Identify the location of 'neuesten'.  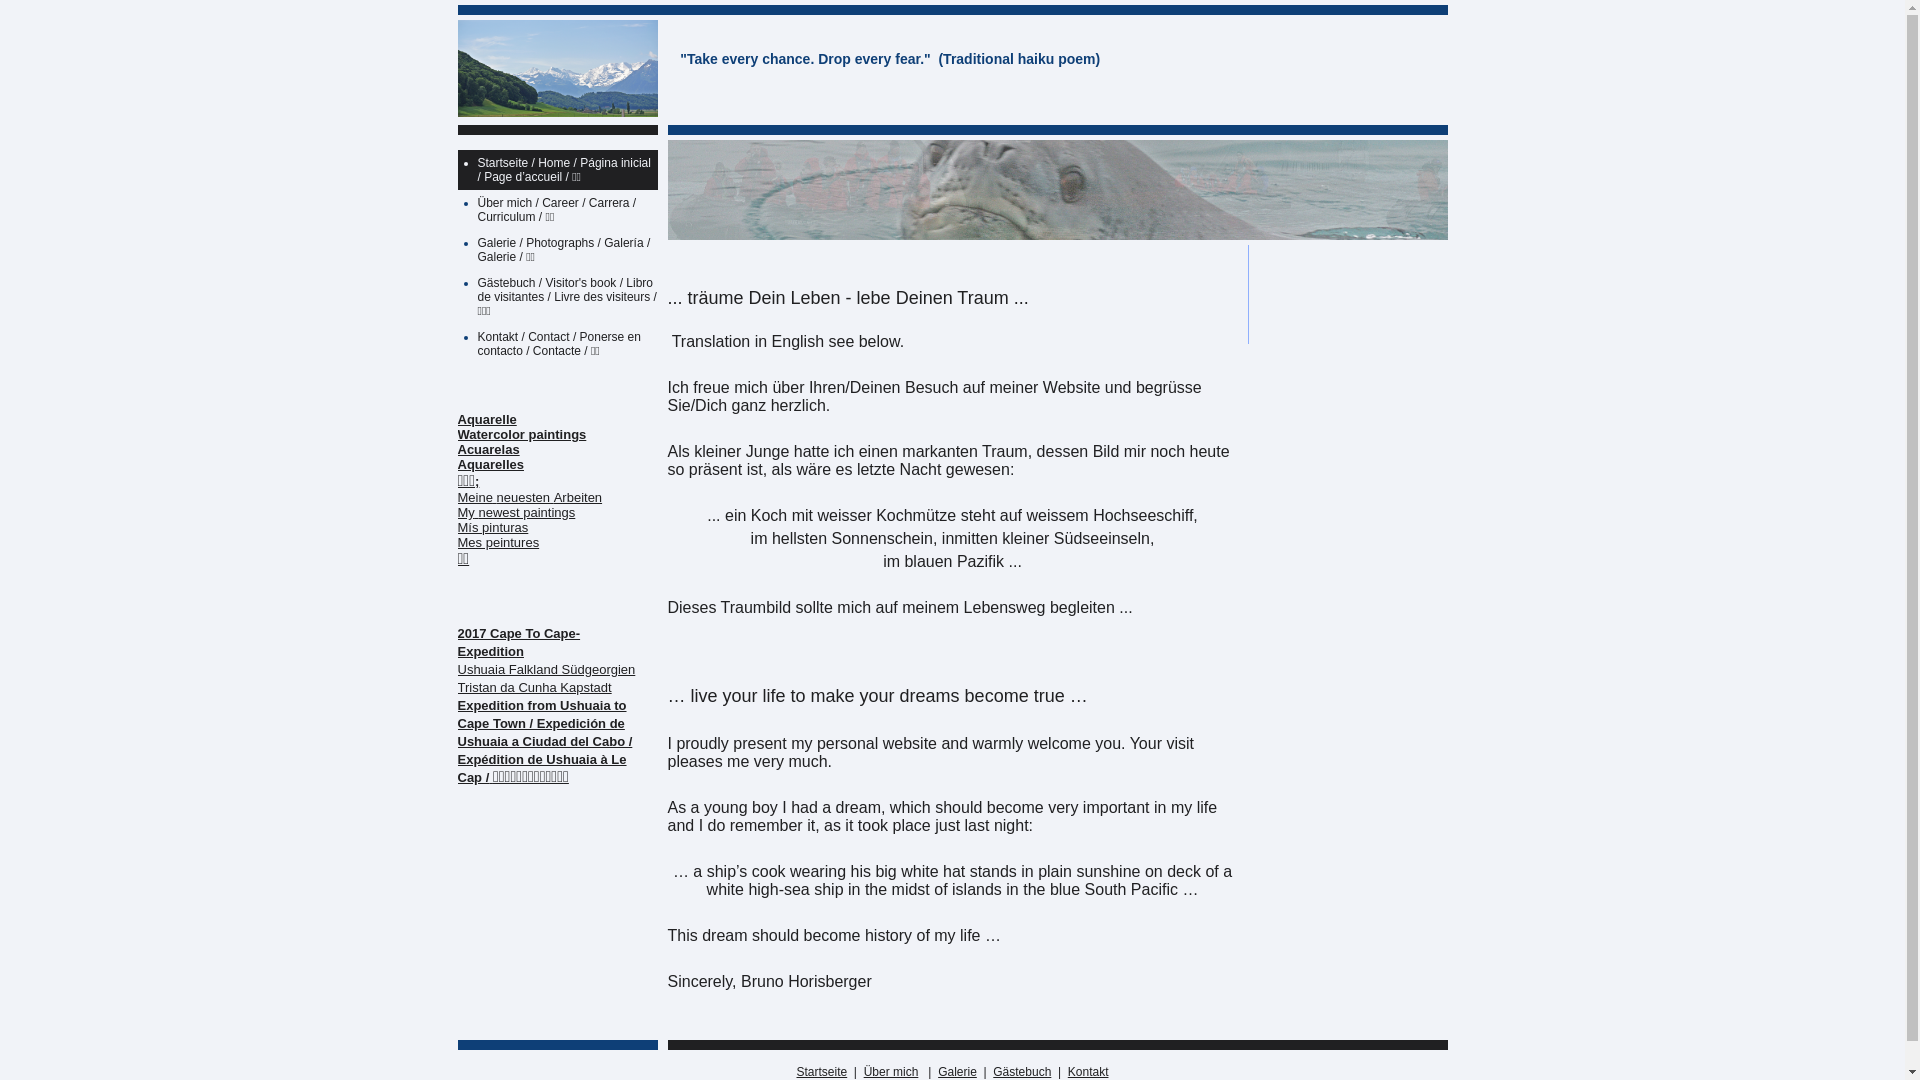
(497, 496).